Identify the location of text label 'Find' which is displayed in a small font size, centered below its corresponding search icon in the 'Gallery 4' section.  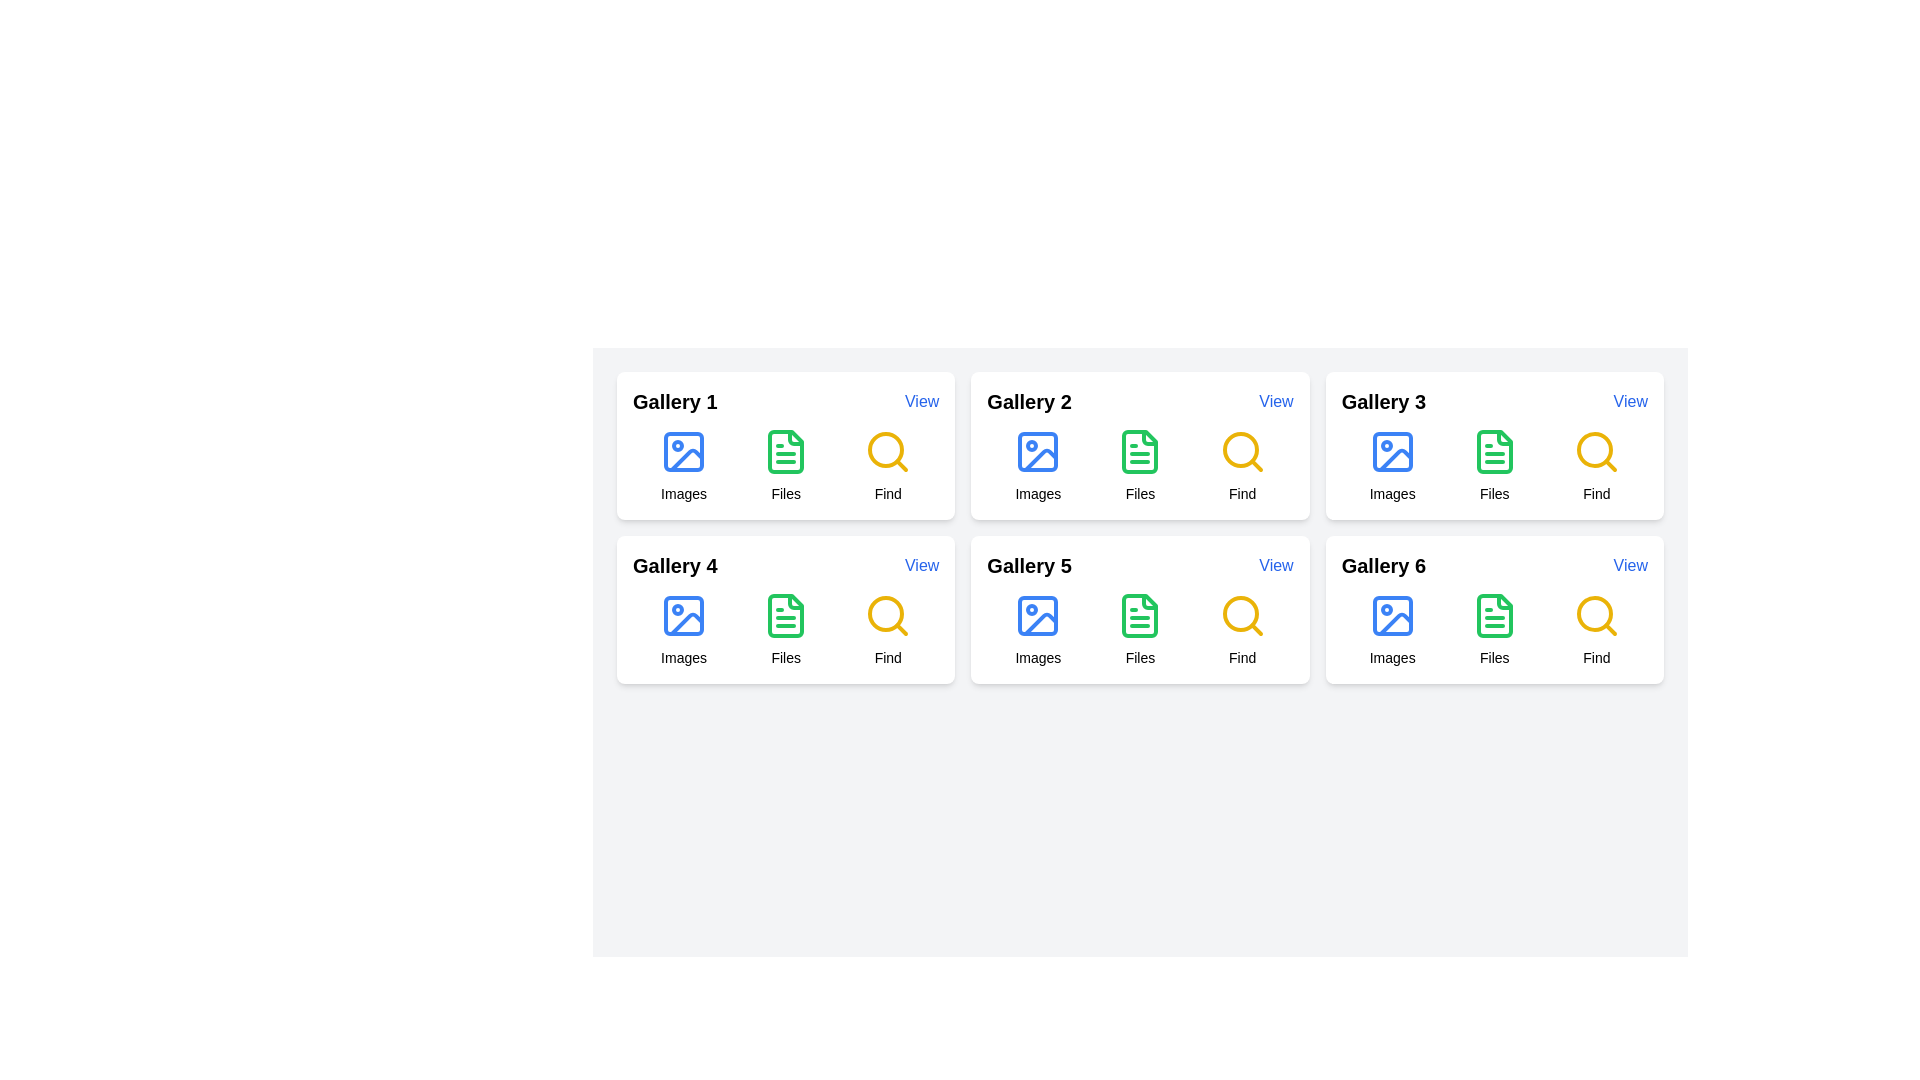
(887, 658).